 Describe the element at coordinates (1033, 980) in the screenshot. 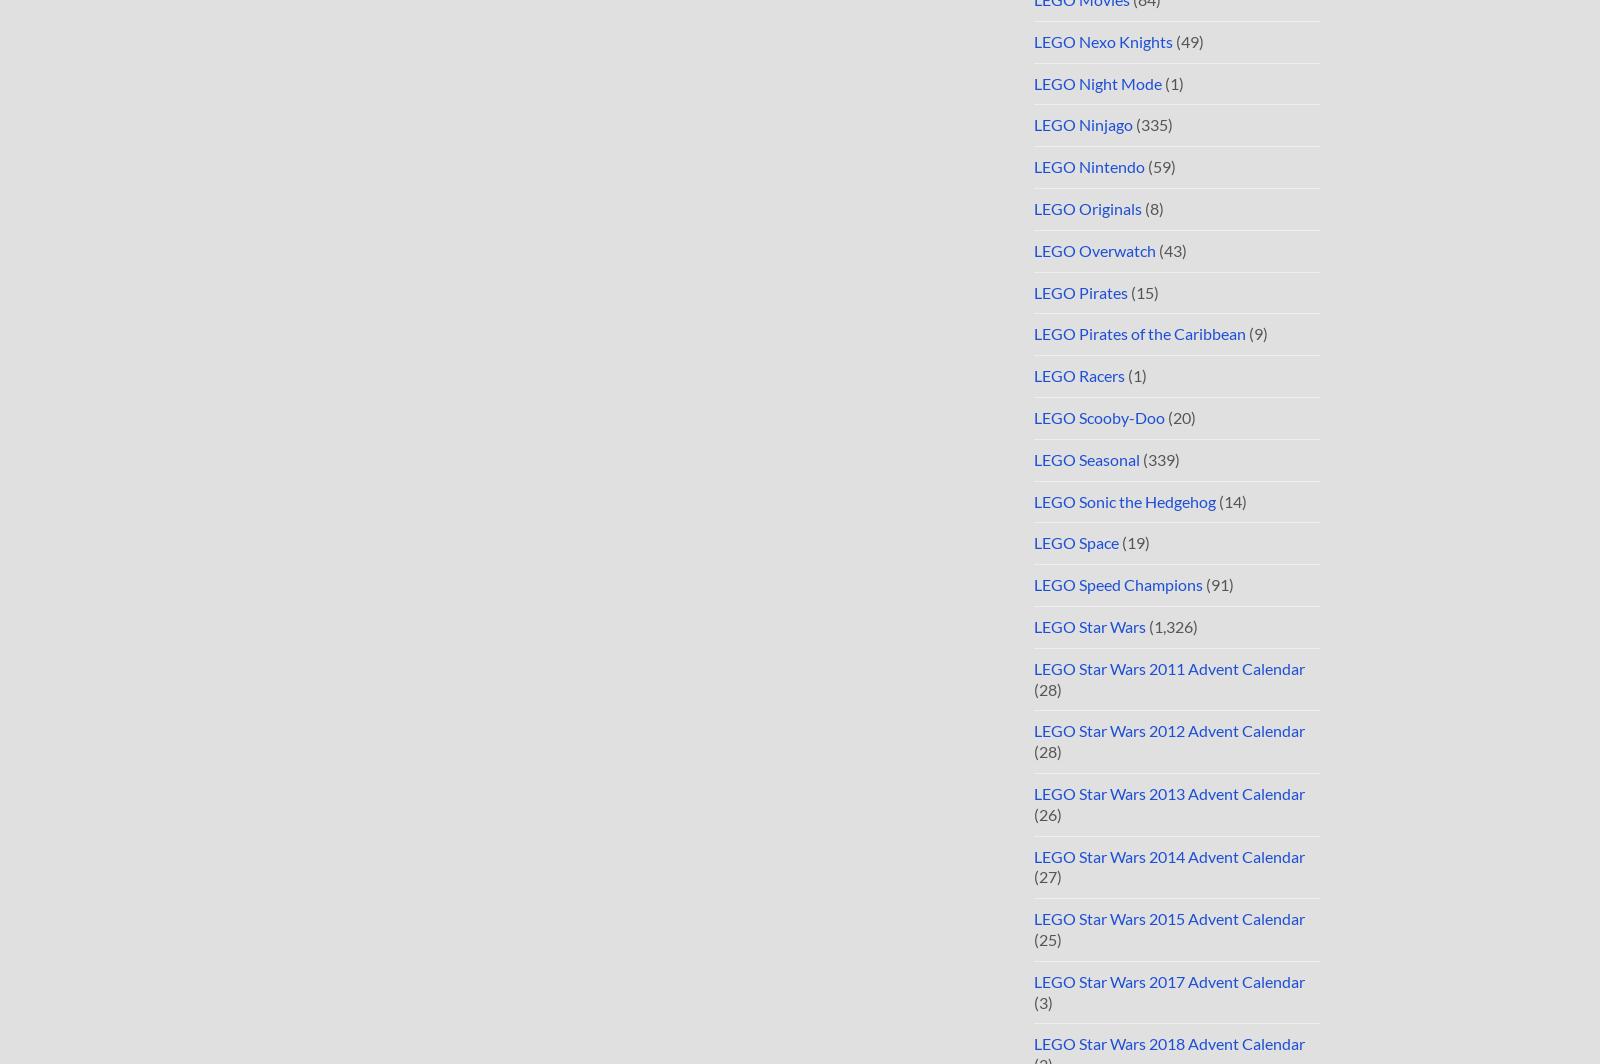

I see `'LEGO Star Wars 2017 Advent Calendar'` at that location.